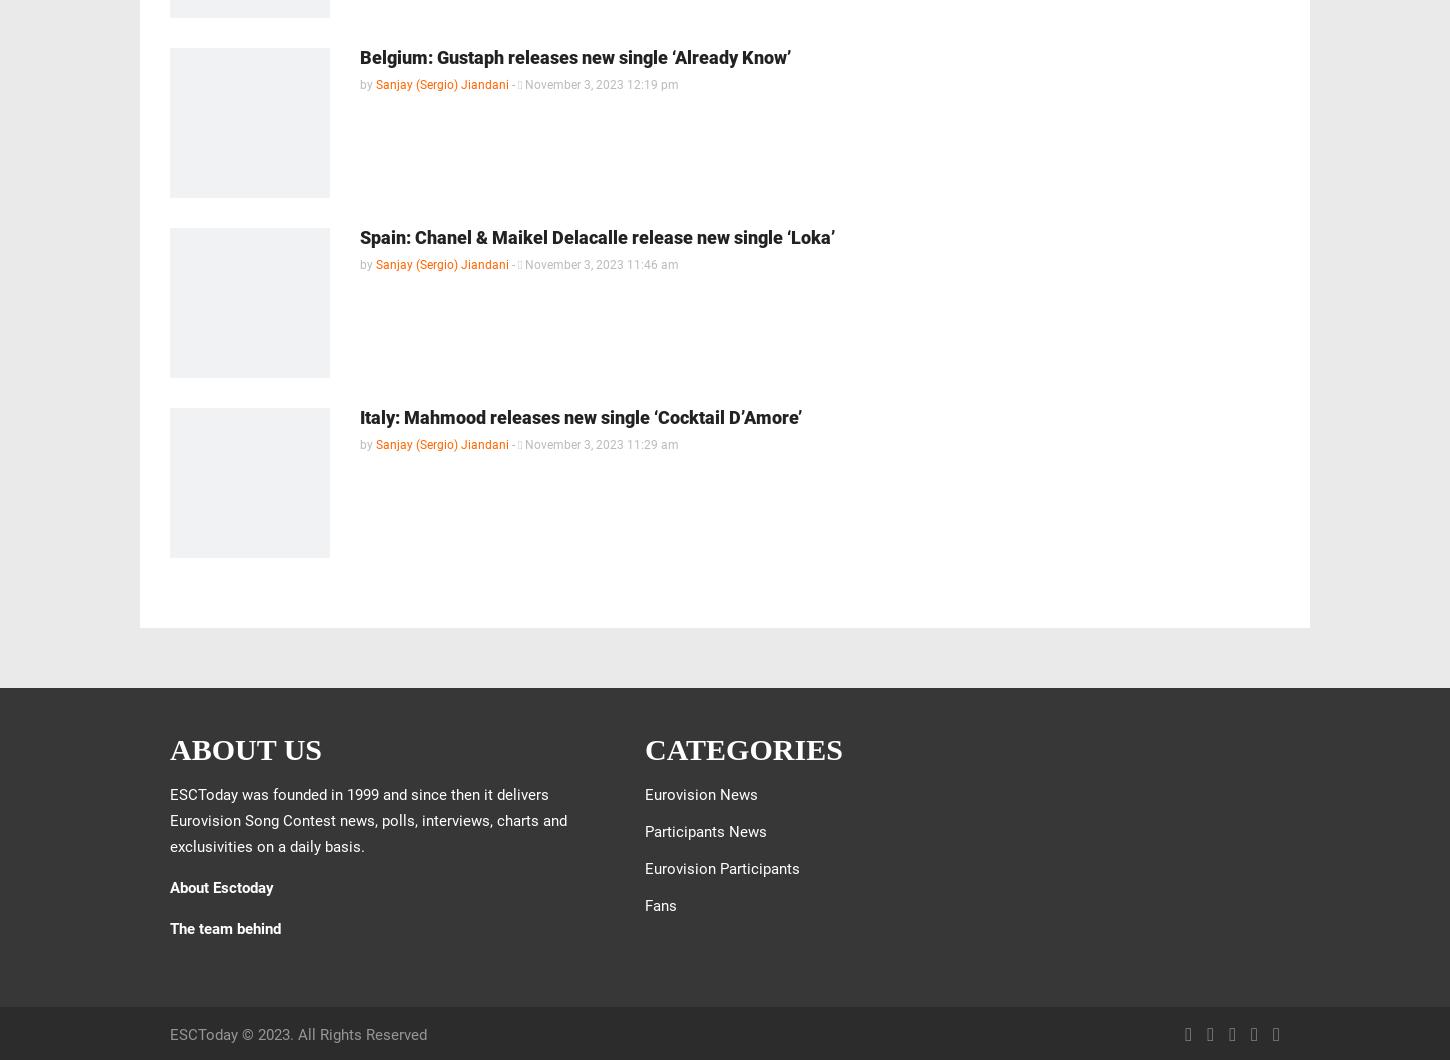 The height and width of the screenshot is (1060, 1450). What do you see at coordinates (224, 928) in the screenshot?
I see `'The team behind'` at bounding box center [224, 928].